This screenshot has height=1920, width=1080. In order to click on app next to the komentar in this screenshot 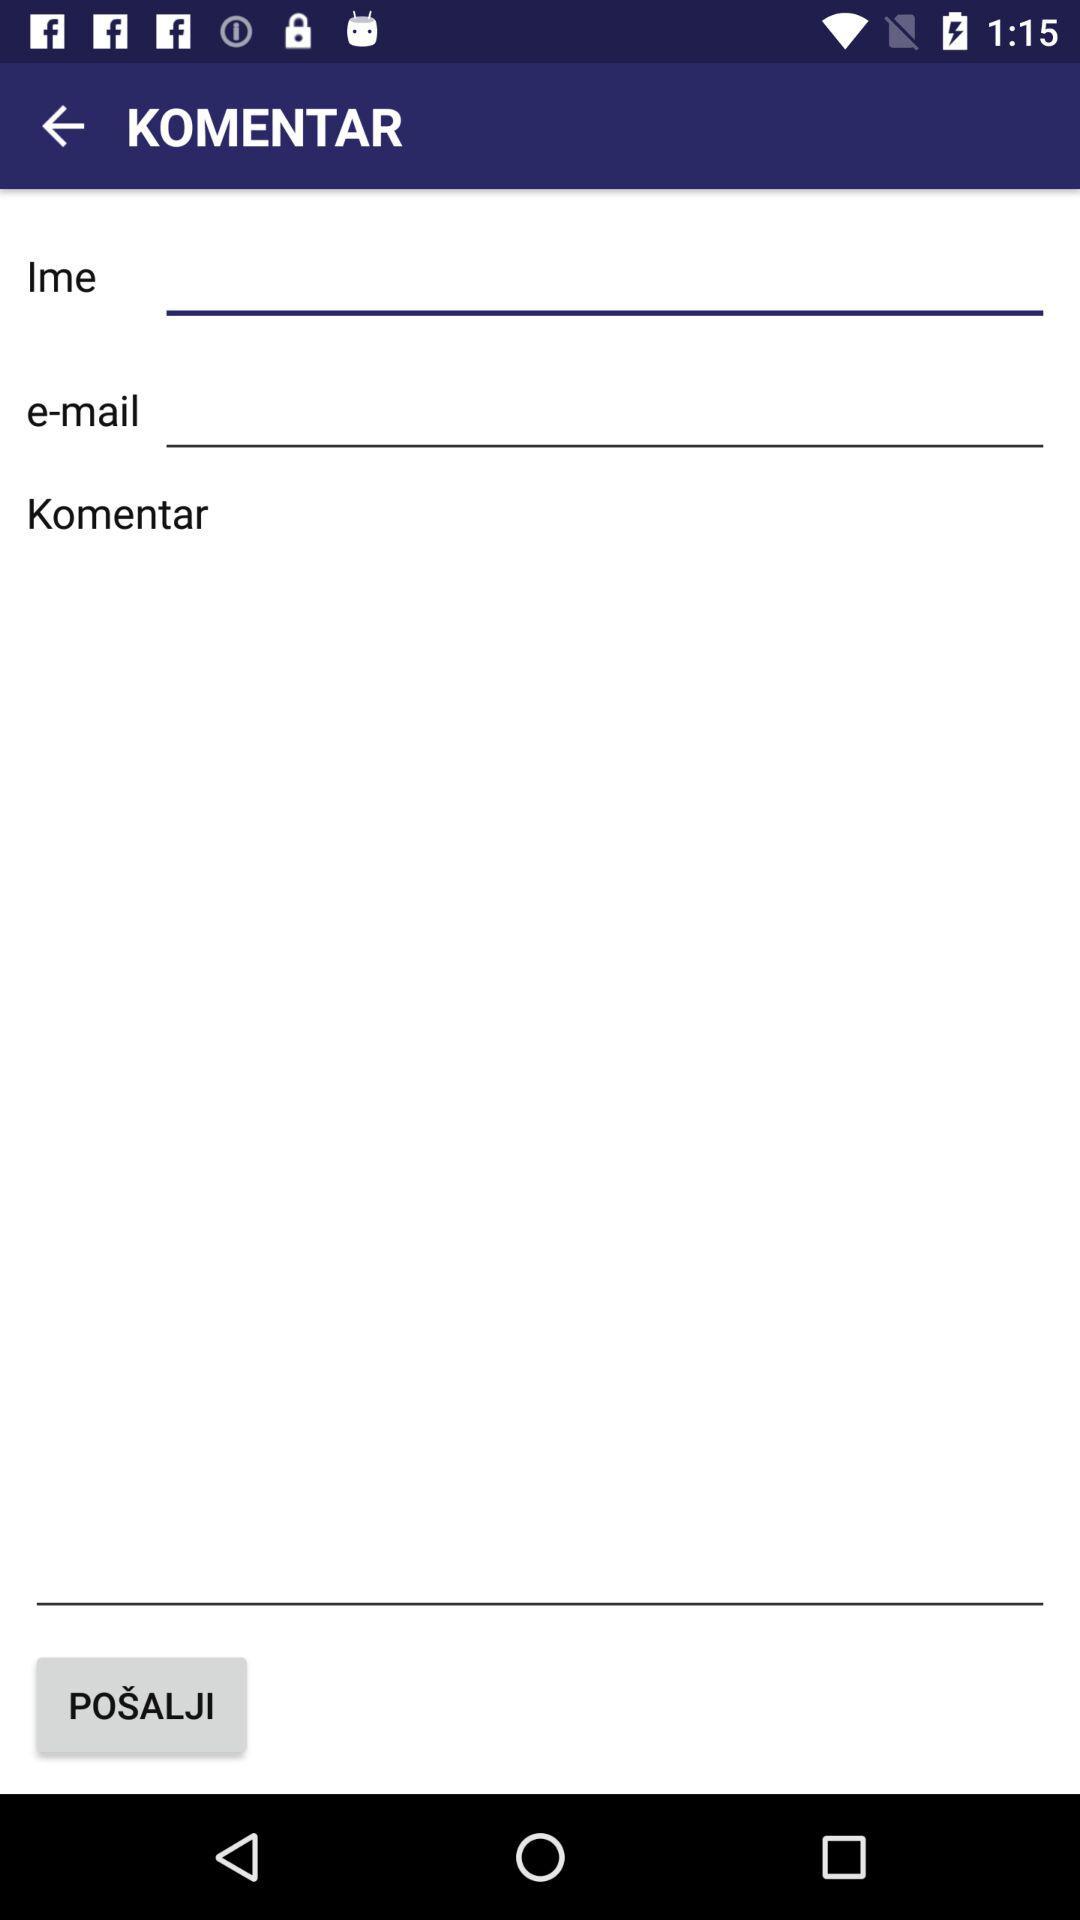, I will do `click(61, 124)`.